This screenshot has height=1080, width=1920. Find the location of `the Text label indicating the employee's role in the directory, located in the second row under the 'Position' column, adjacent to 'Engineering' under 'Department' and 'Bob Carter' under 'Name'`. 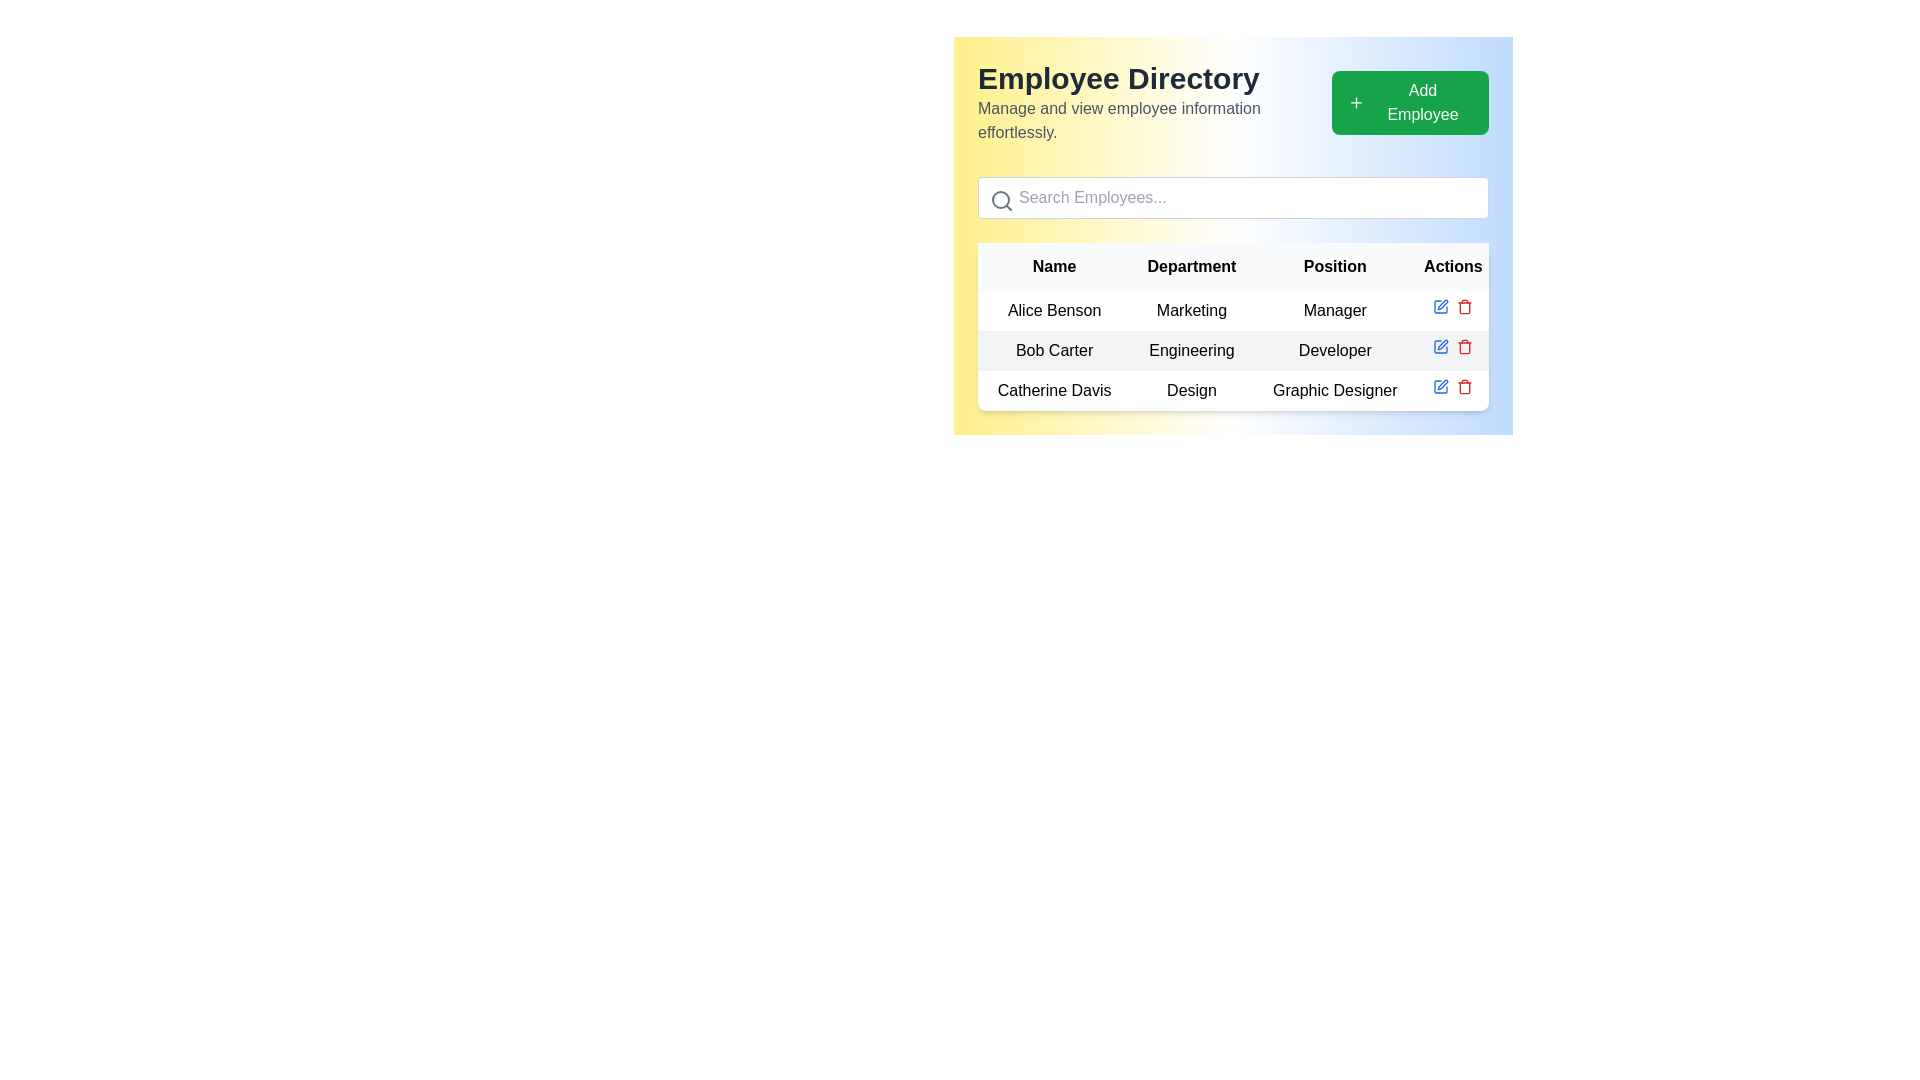

the Text label indicating the employee's role in the directory, located in the second row under the 'Position' column, adjacent to 'Engineering' under 'Department' and 'Bob Carter' under 'Name' is located at coordinates (1335, 350).